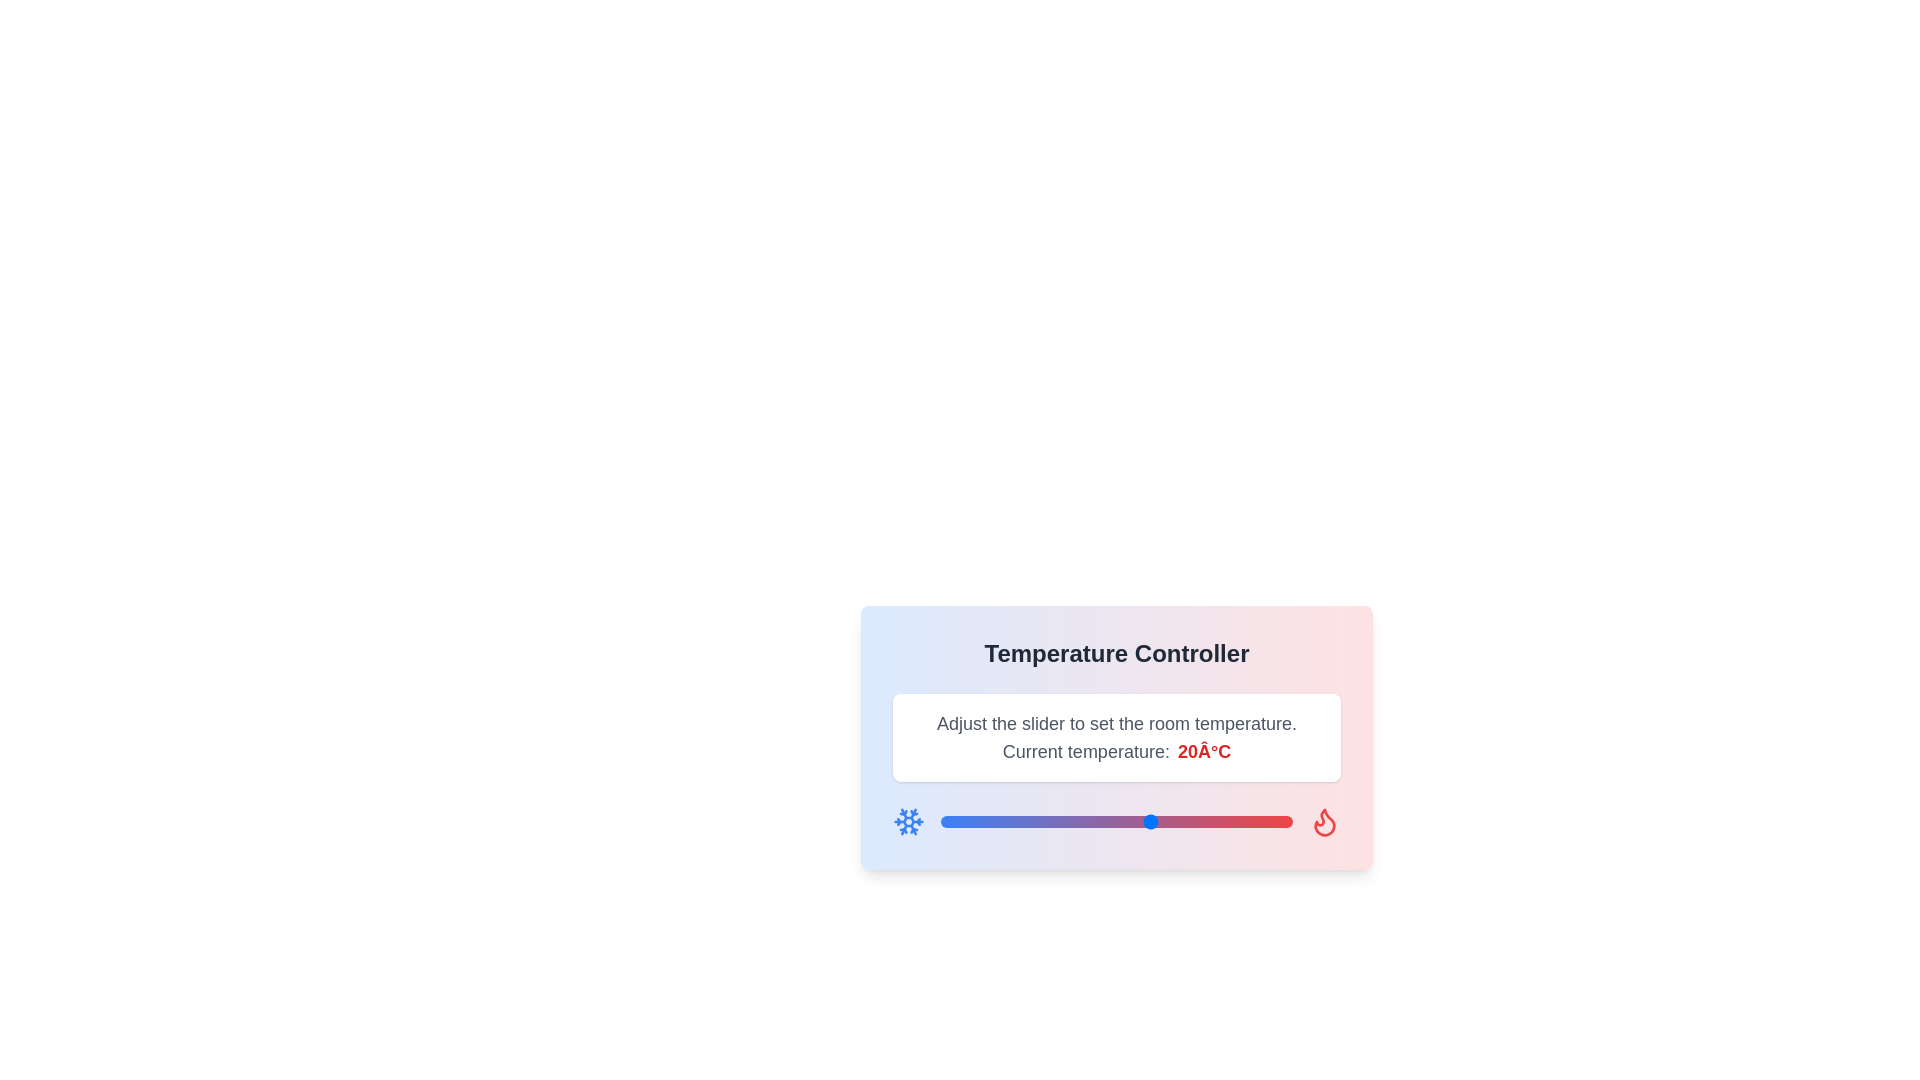 The width and height of the screenshot is (1920, 1080). I want to click on the temperature slider to set the temperature to -5°C, so click(976, 821).